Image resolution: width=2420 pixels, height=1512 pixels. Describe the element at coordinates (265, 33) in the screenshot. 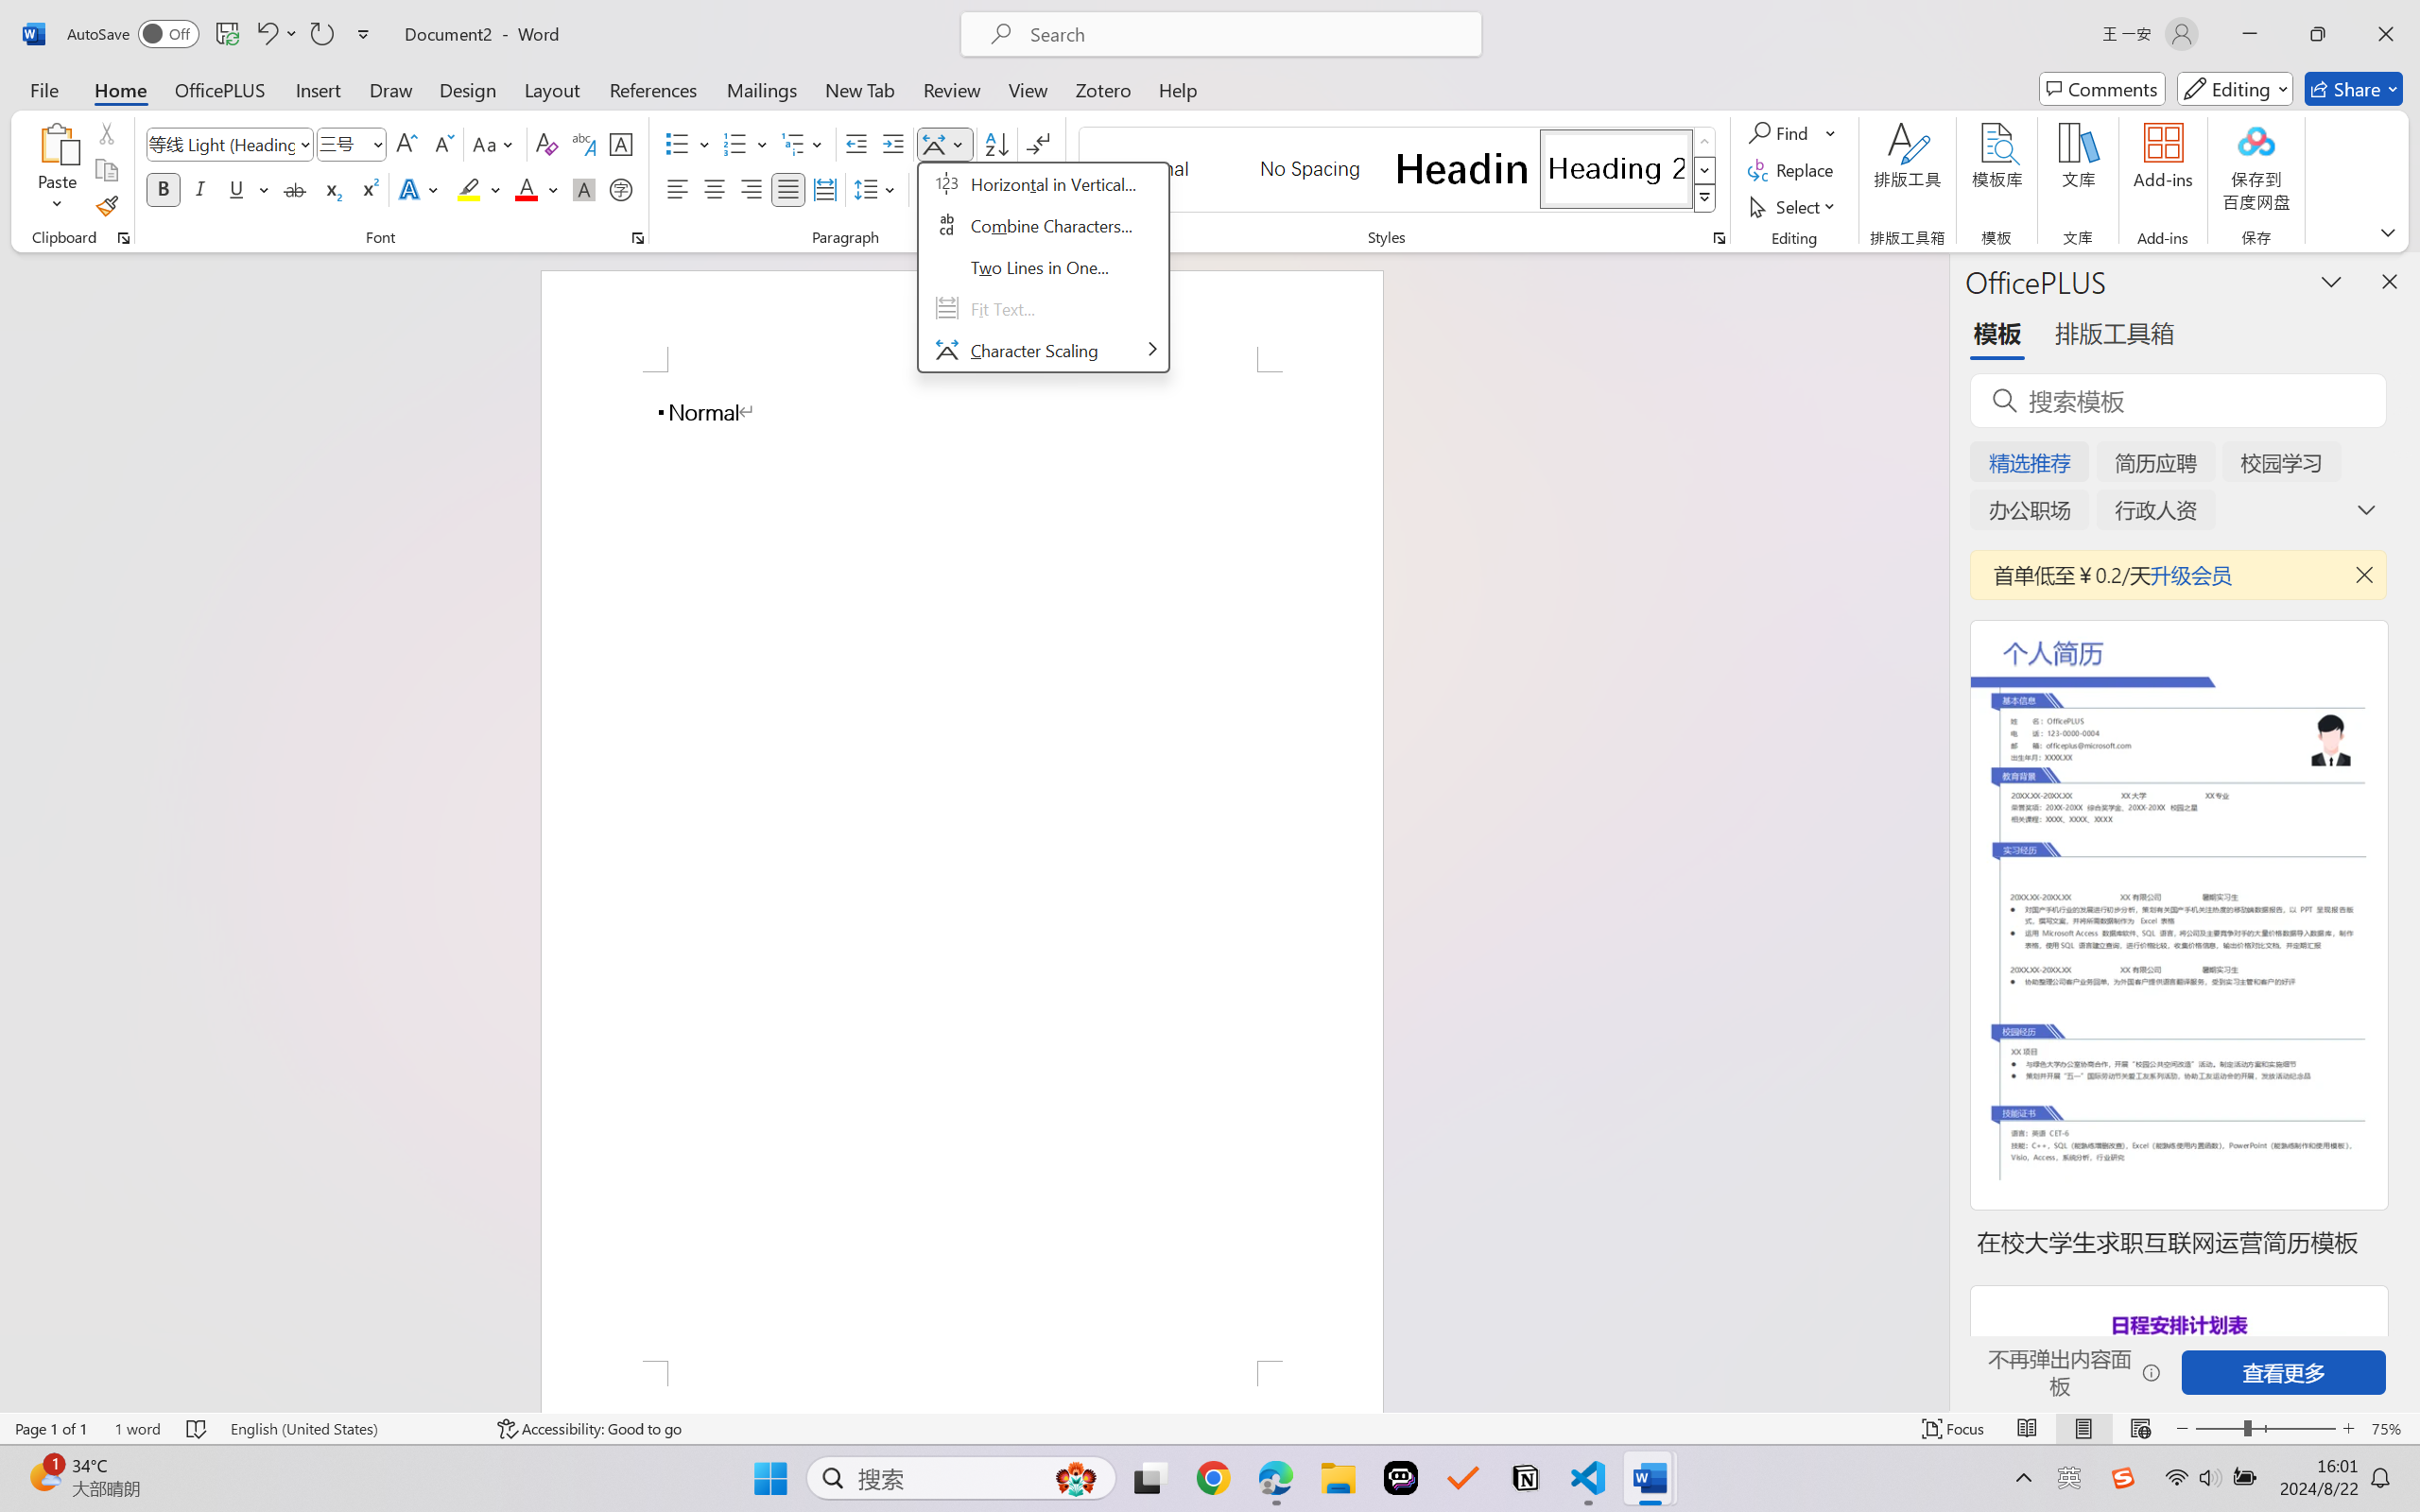

I see `'Undo Typing'` at that location.